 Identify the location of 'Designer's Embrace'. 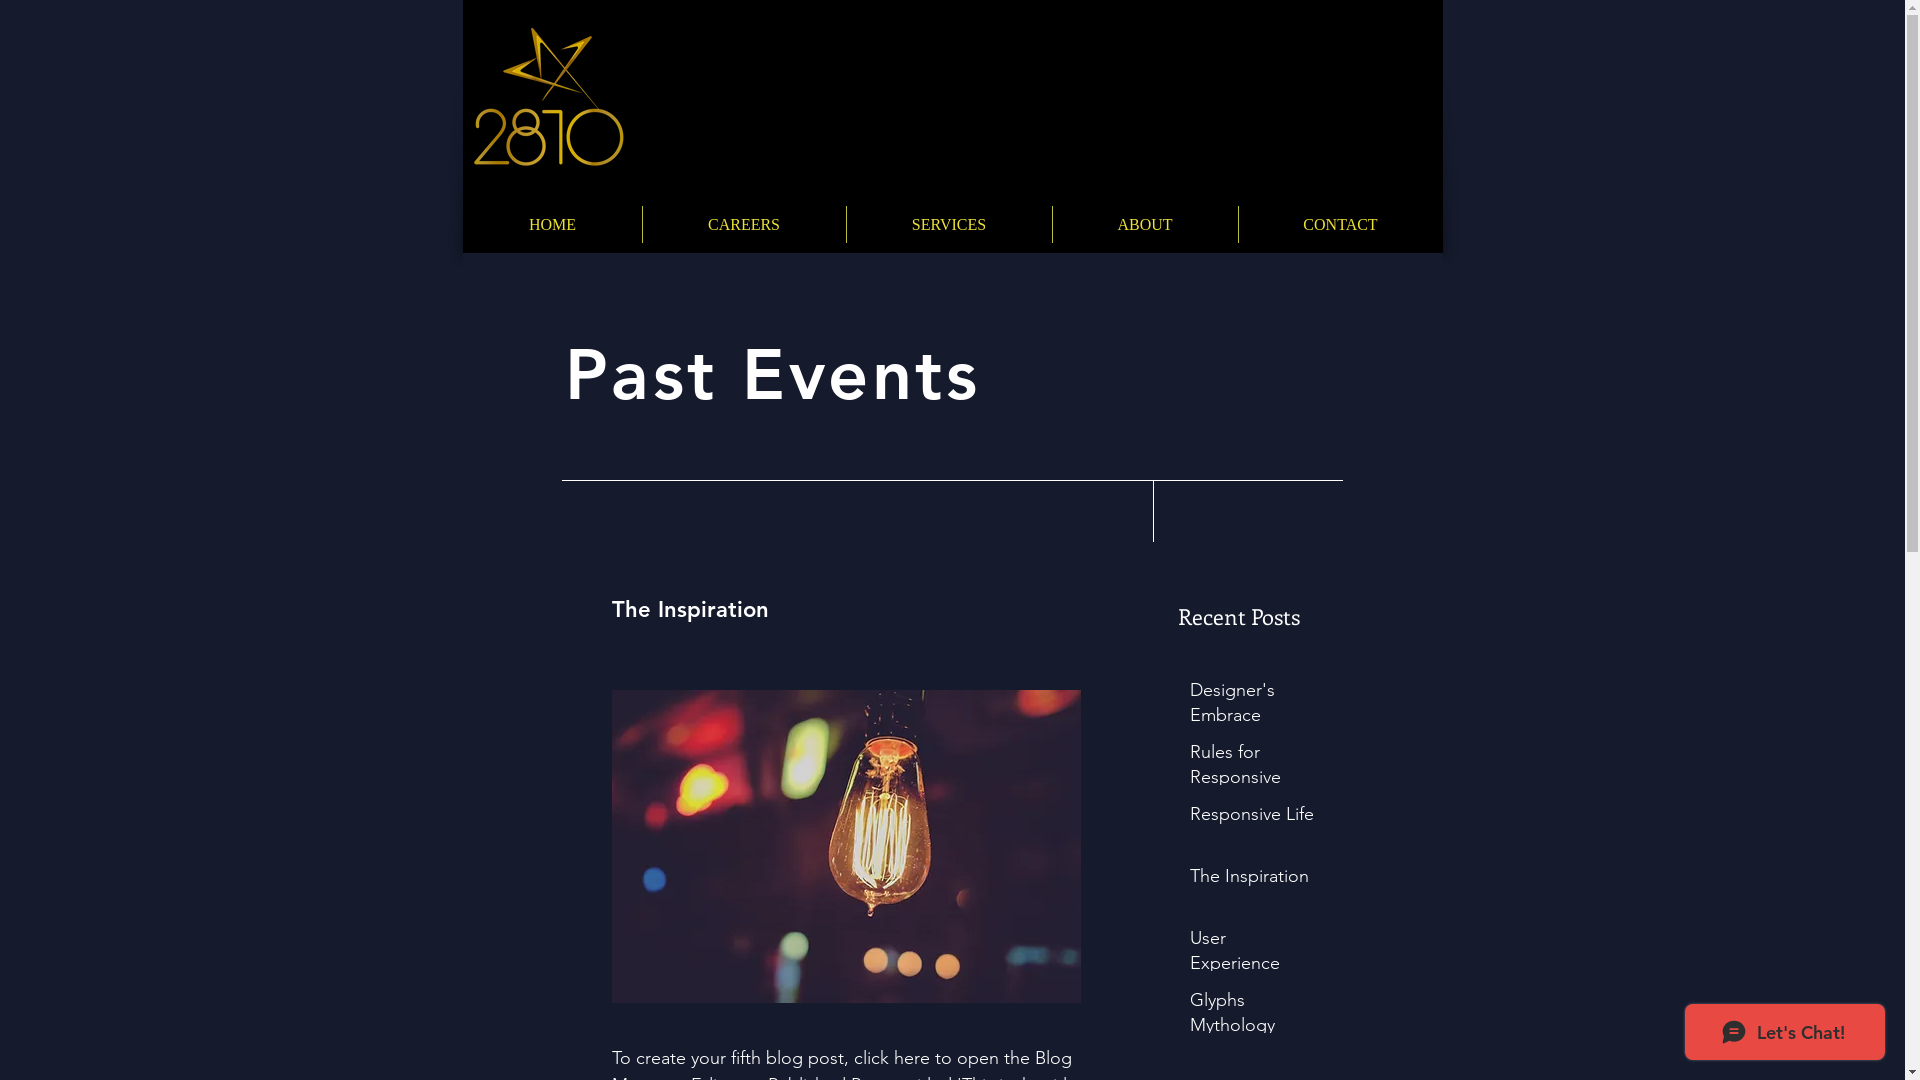
(1252, 705).